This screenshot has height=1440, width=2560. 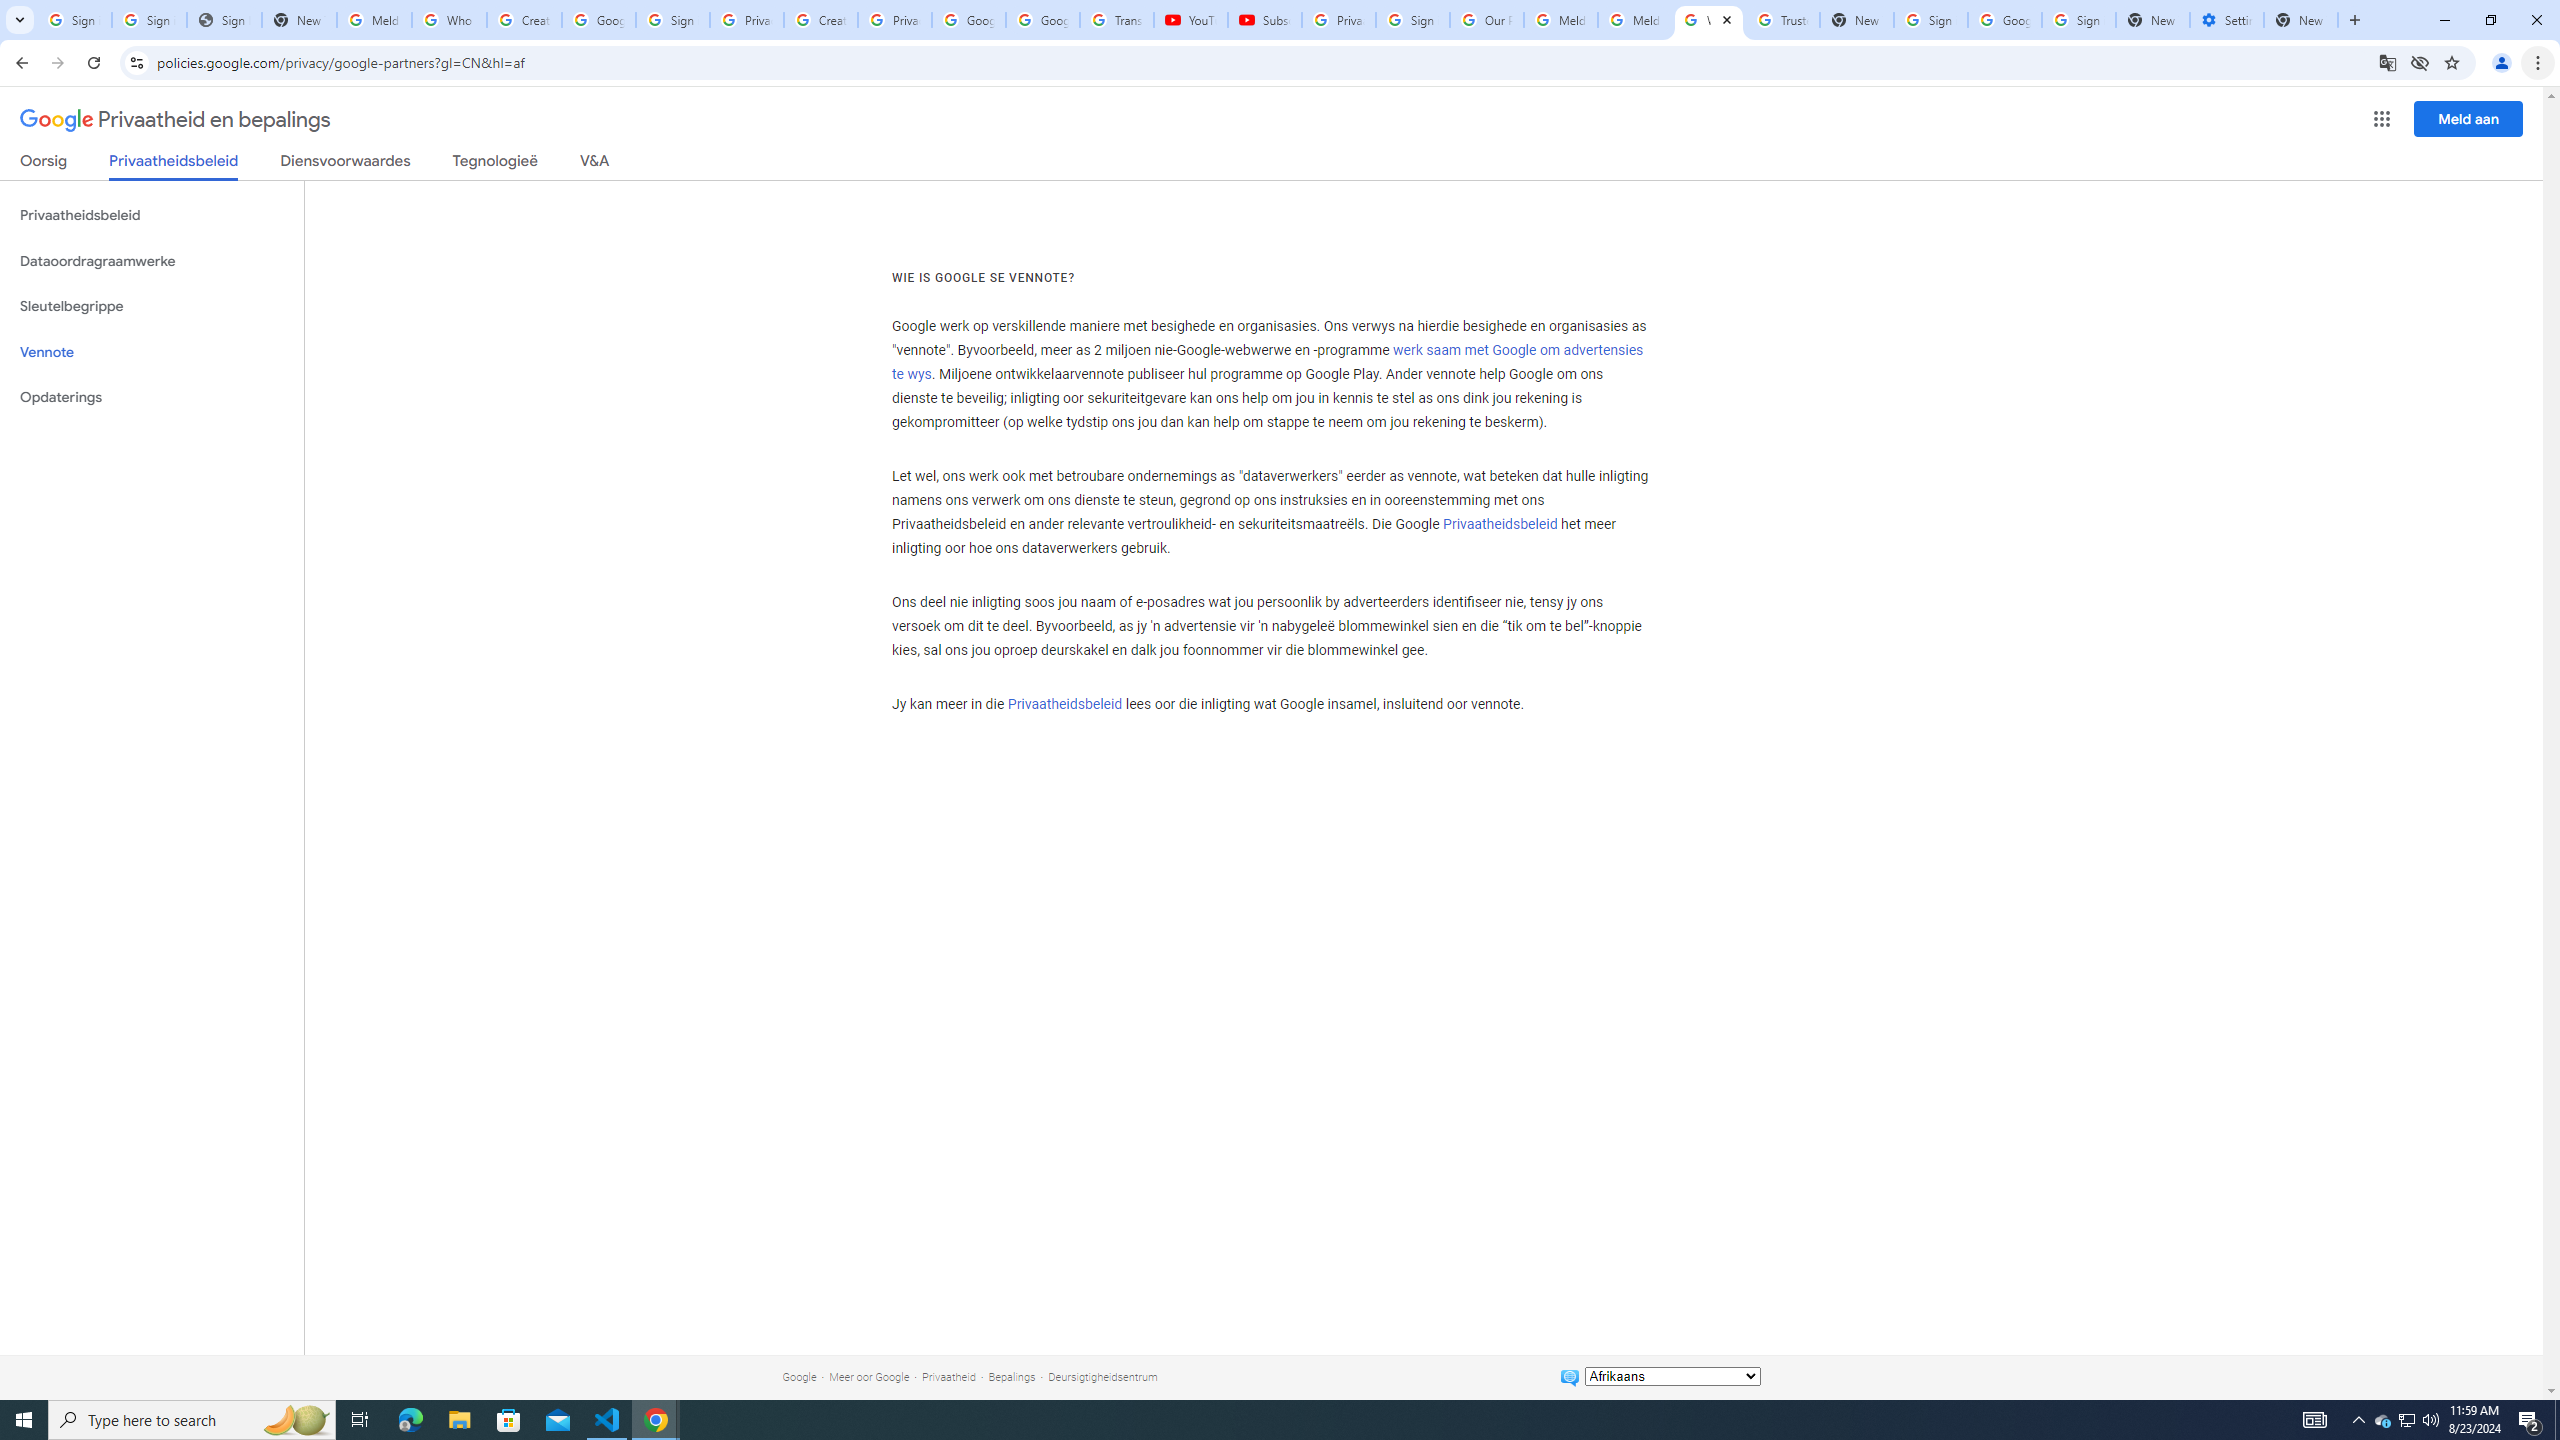 I want to click on 'Diensvoorwaardes', so click(x=345, y=164).